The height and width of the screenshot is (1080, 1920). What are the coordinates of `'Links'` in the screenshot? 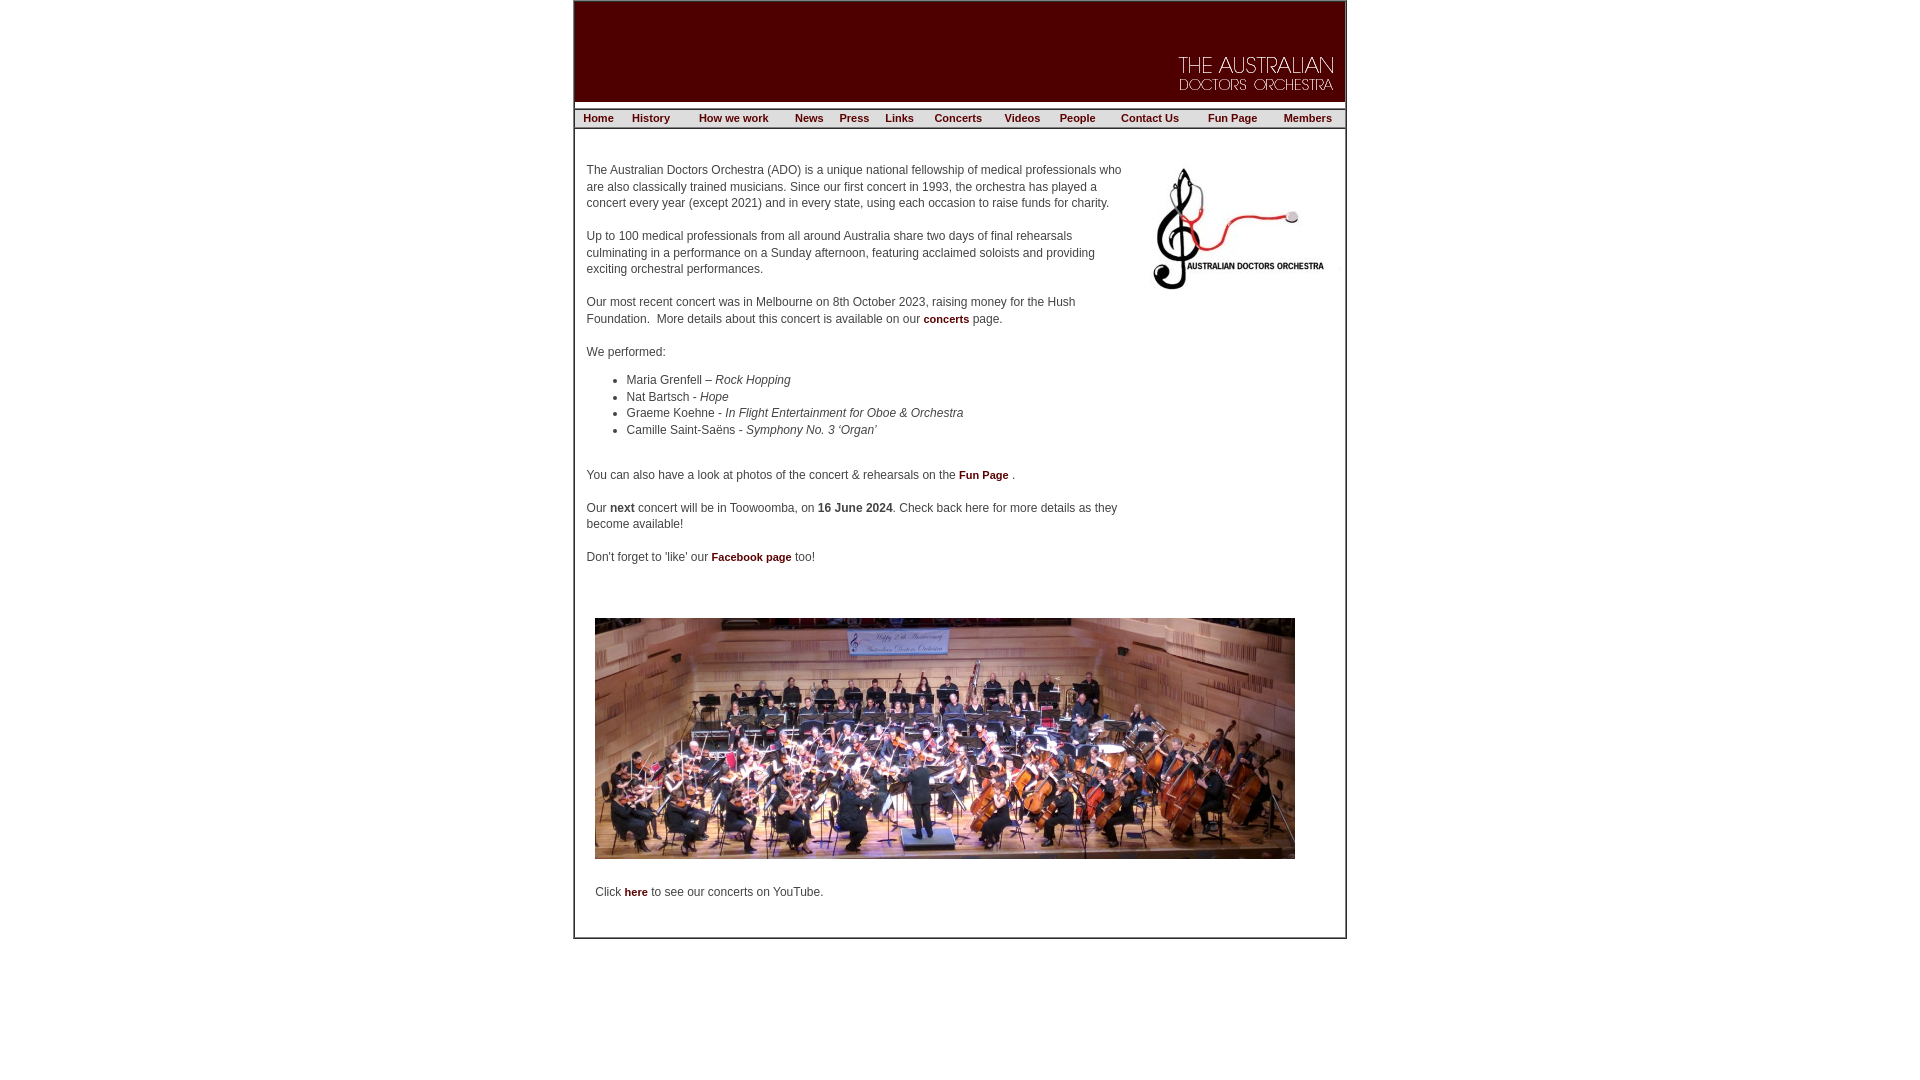 It's located at (883, 118).